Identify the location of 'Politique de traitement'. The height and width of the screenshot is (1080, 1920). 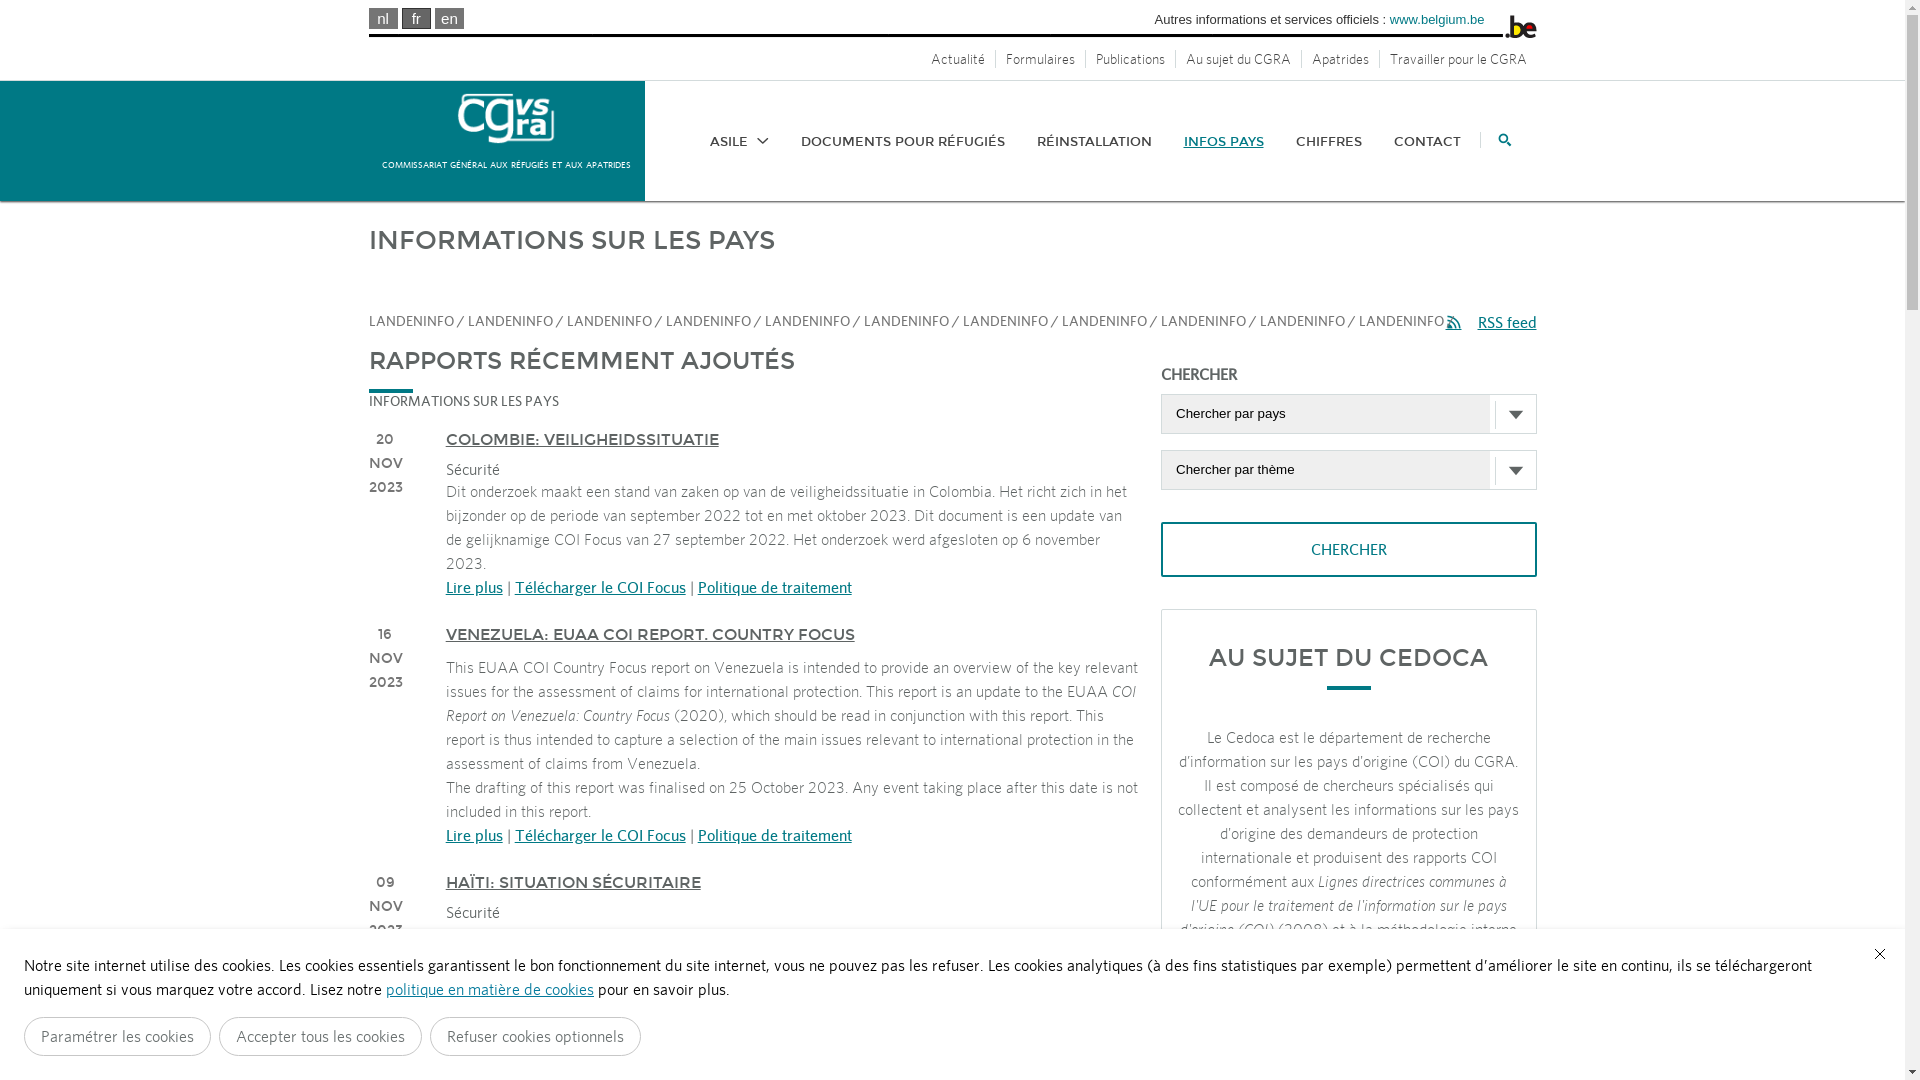
(773, 834).